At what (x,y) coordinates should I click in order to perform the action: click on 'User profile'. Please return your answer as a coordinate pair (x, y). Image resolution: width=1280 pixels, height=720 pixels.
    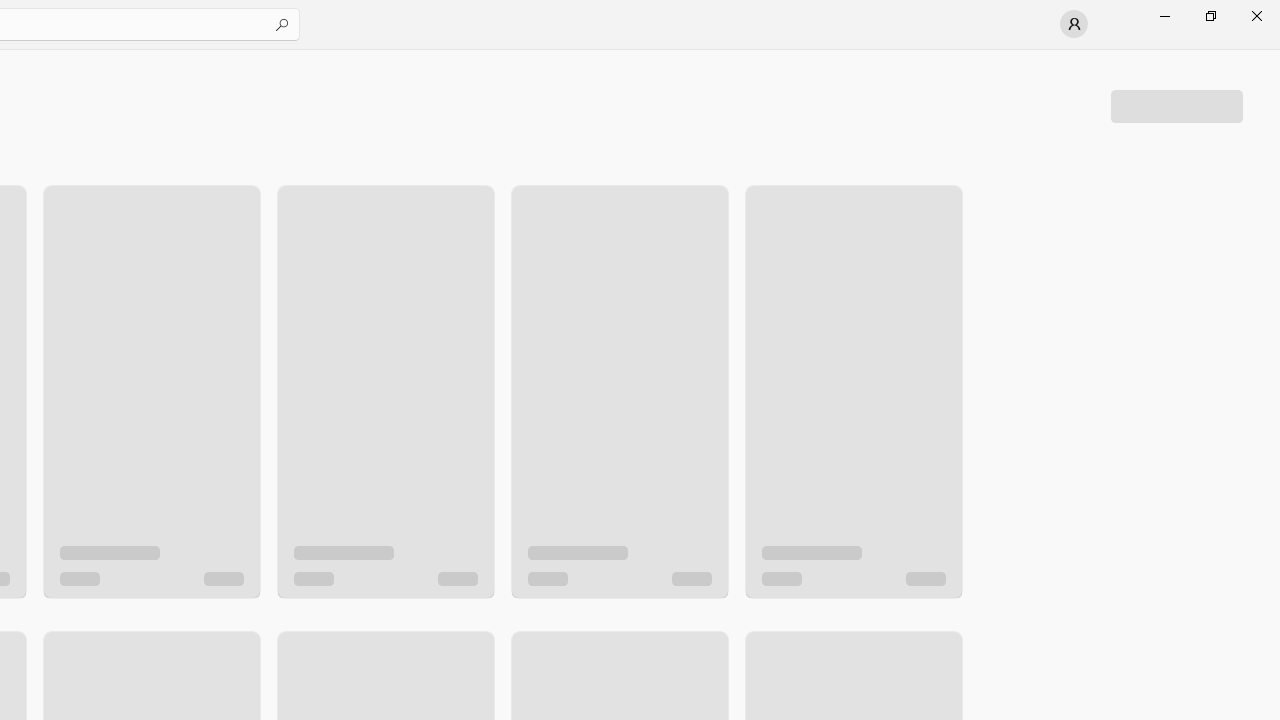
    Looking at the image, I should click on (1072, 24).